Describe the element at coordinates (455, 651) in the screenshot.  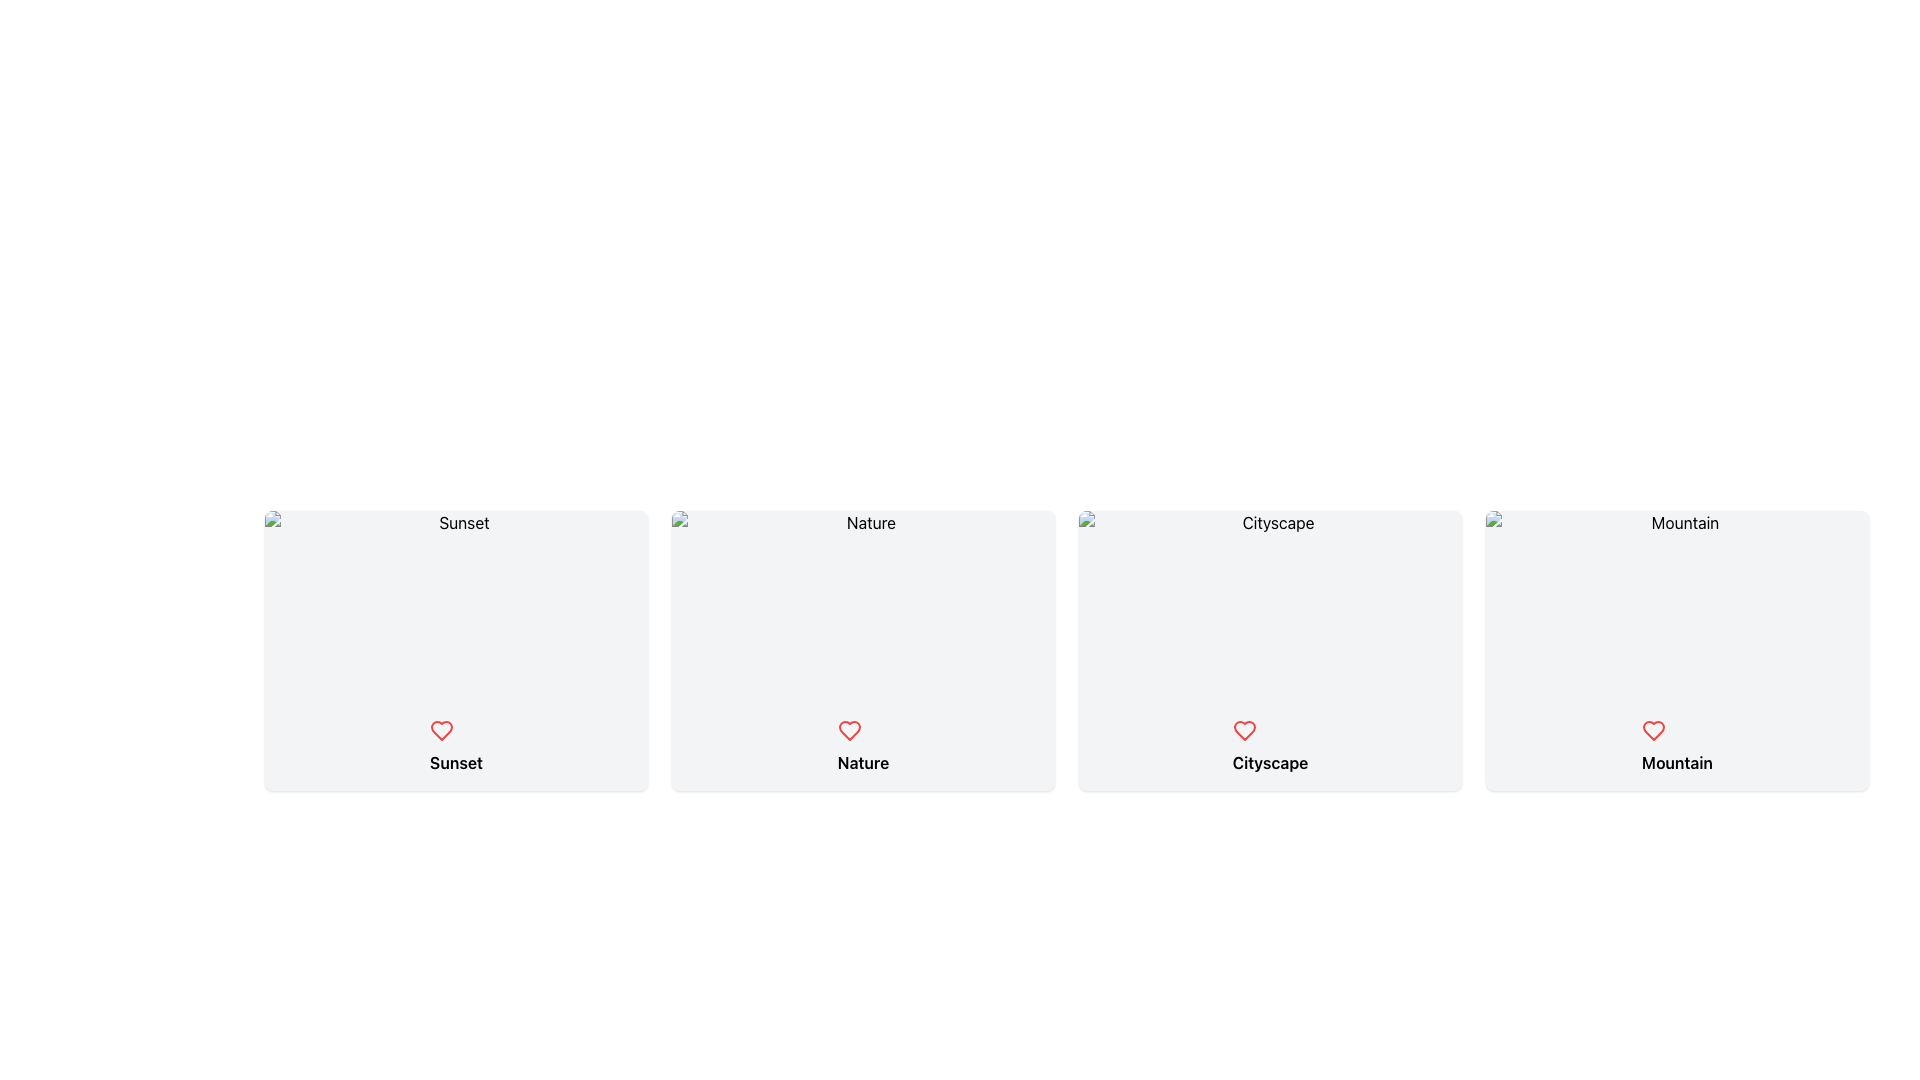
I see `the image or text content of the first card in the grid, which has a light gray background and contains the word 'Sunset' and a heart icon` at that location.